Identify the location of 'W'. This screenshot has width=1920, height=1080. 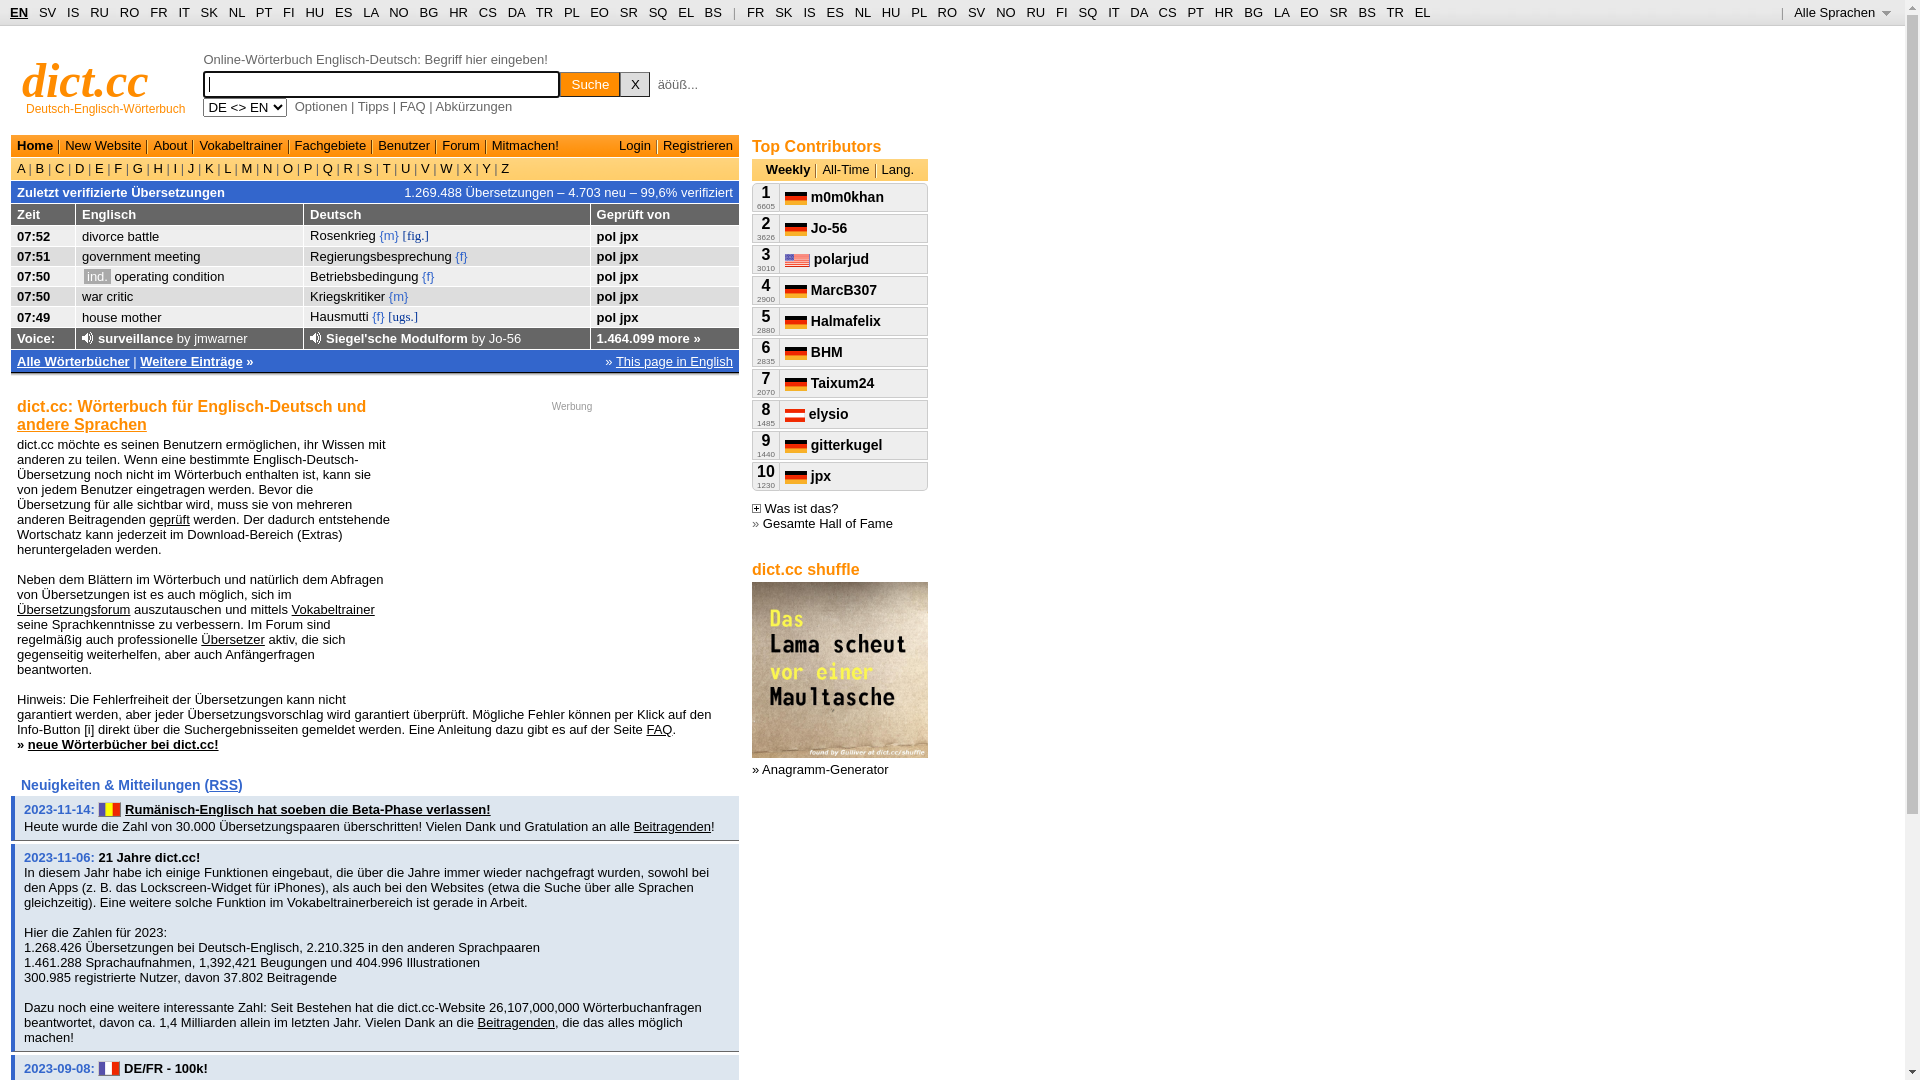
(445, 167).